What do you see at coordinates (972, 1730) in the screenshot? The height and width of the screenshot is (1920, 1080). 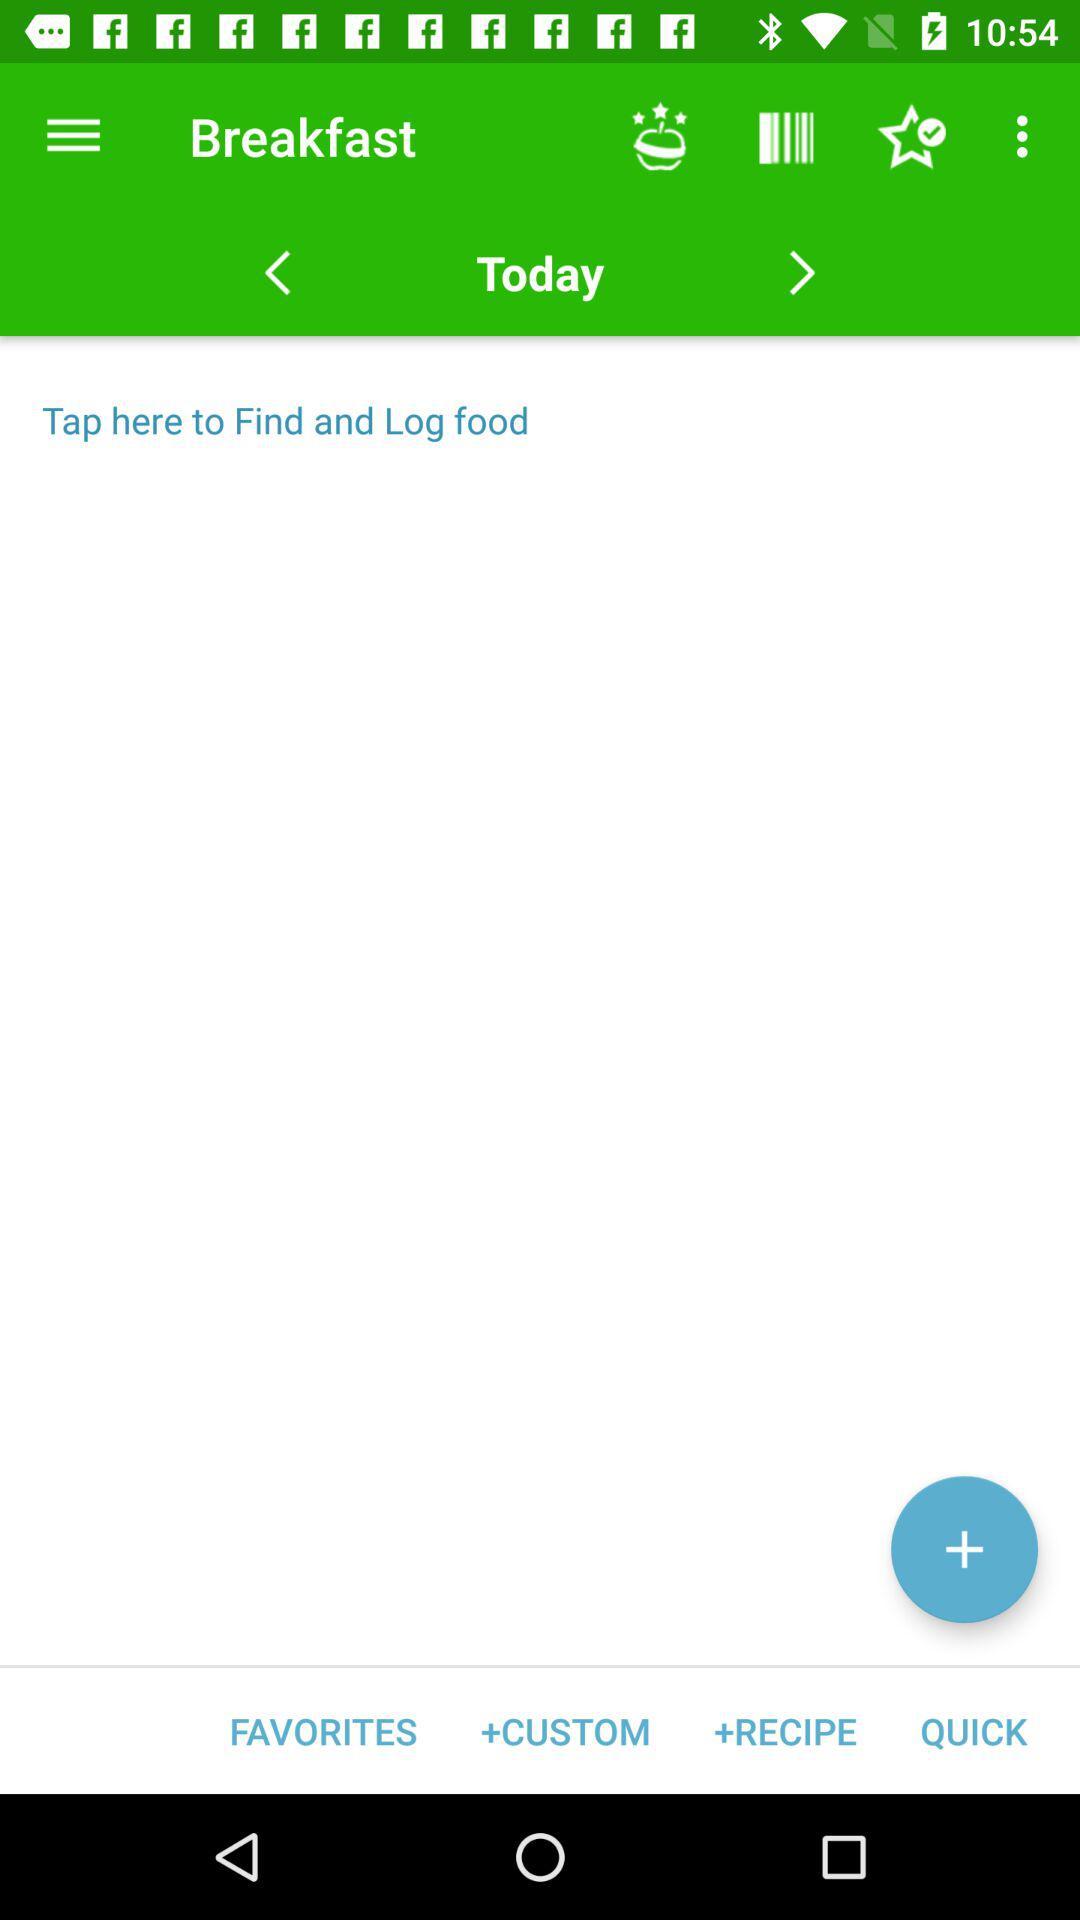 I see `quick` at bounding box center [972, 1730].